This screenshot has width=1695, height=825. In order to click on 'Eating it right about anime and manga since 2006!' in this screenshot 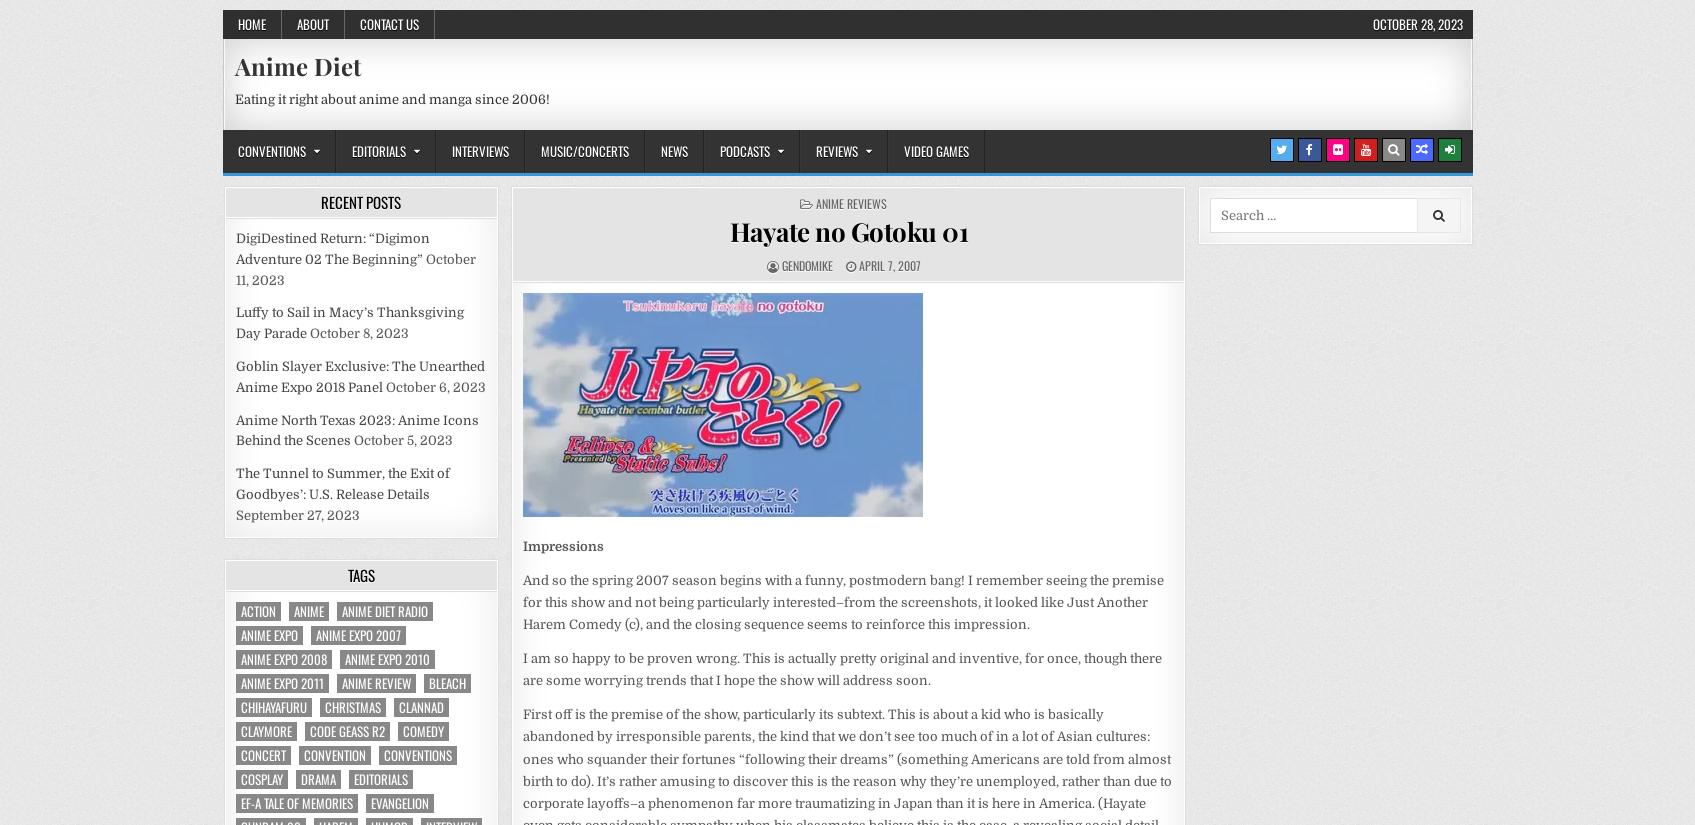, I will do `click(390, 99)`.